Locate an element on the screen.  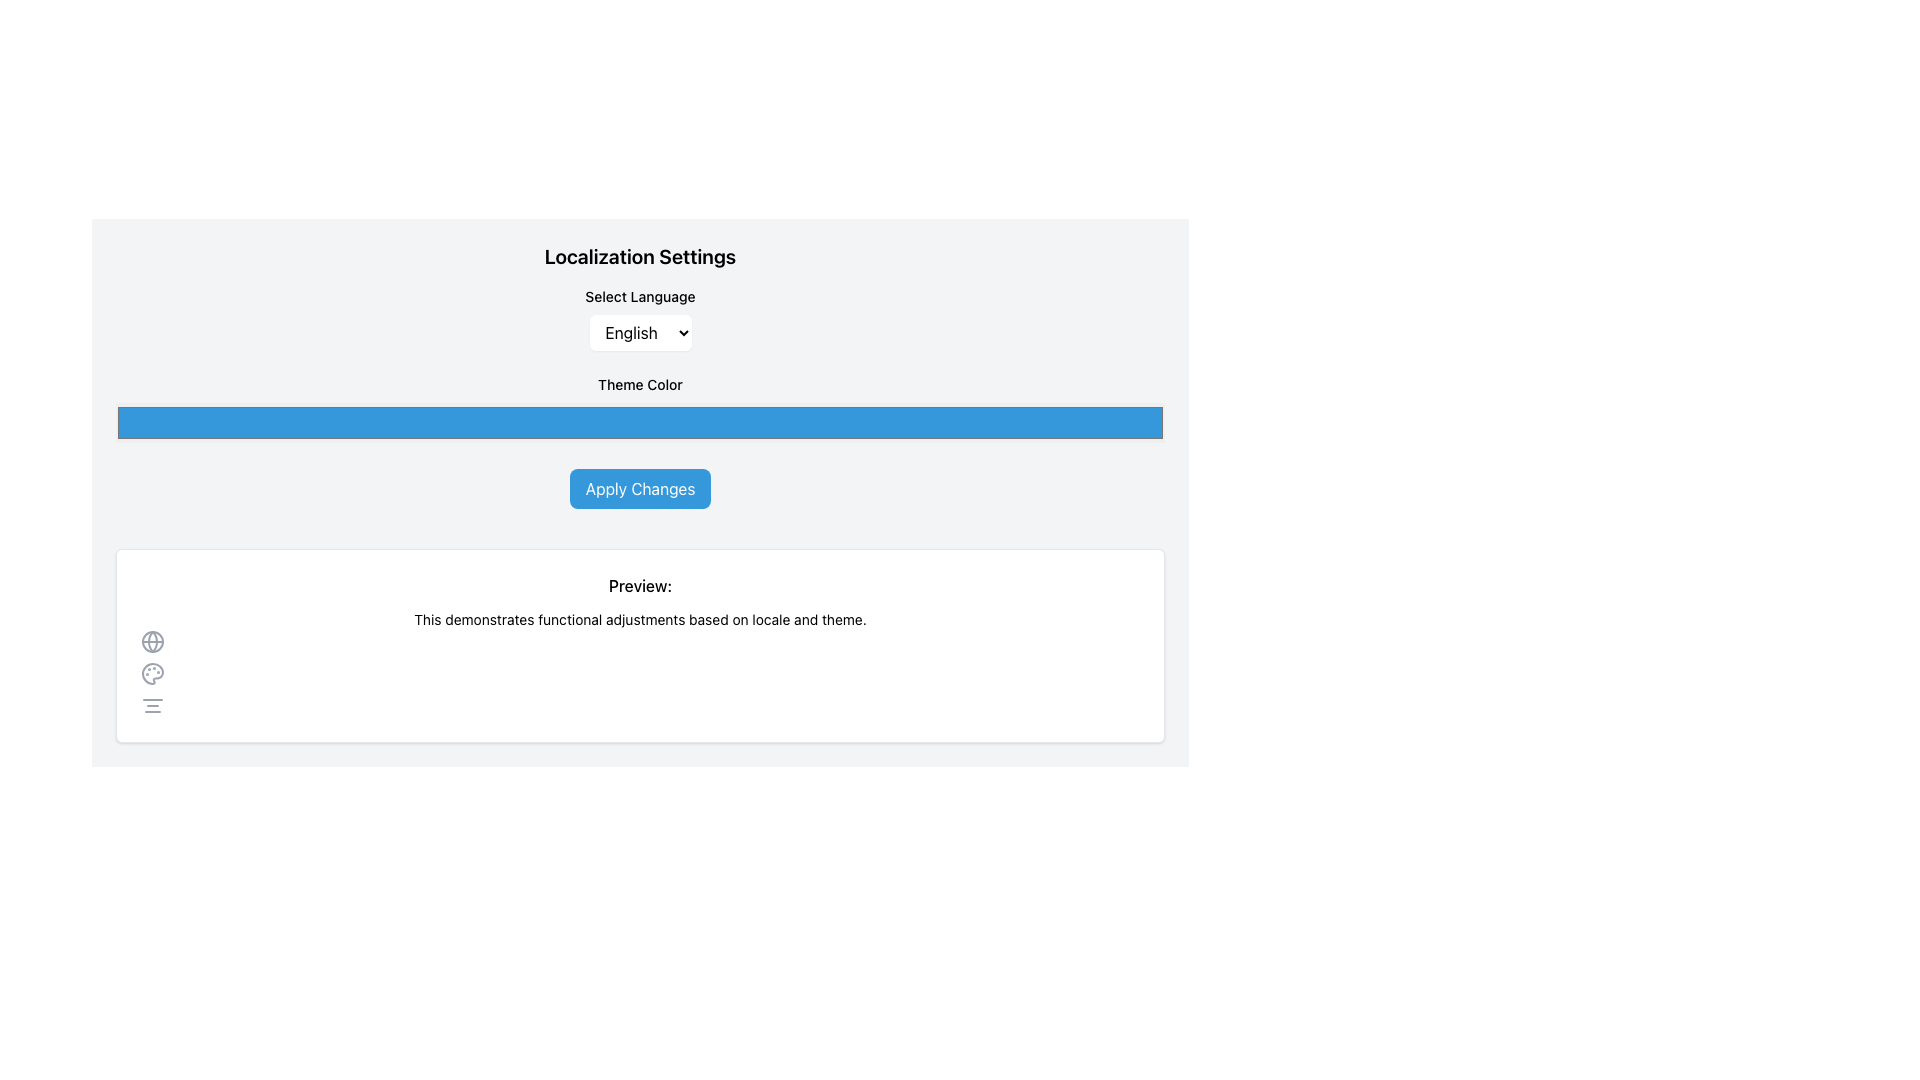
the 'Preview:' text label, which is styled in medium-weight bold font and positioned at the top of a white pane, centered above descriptive text is located at coordinates (640, 585).